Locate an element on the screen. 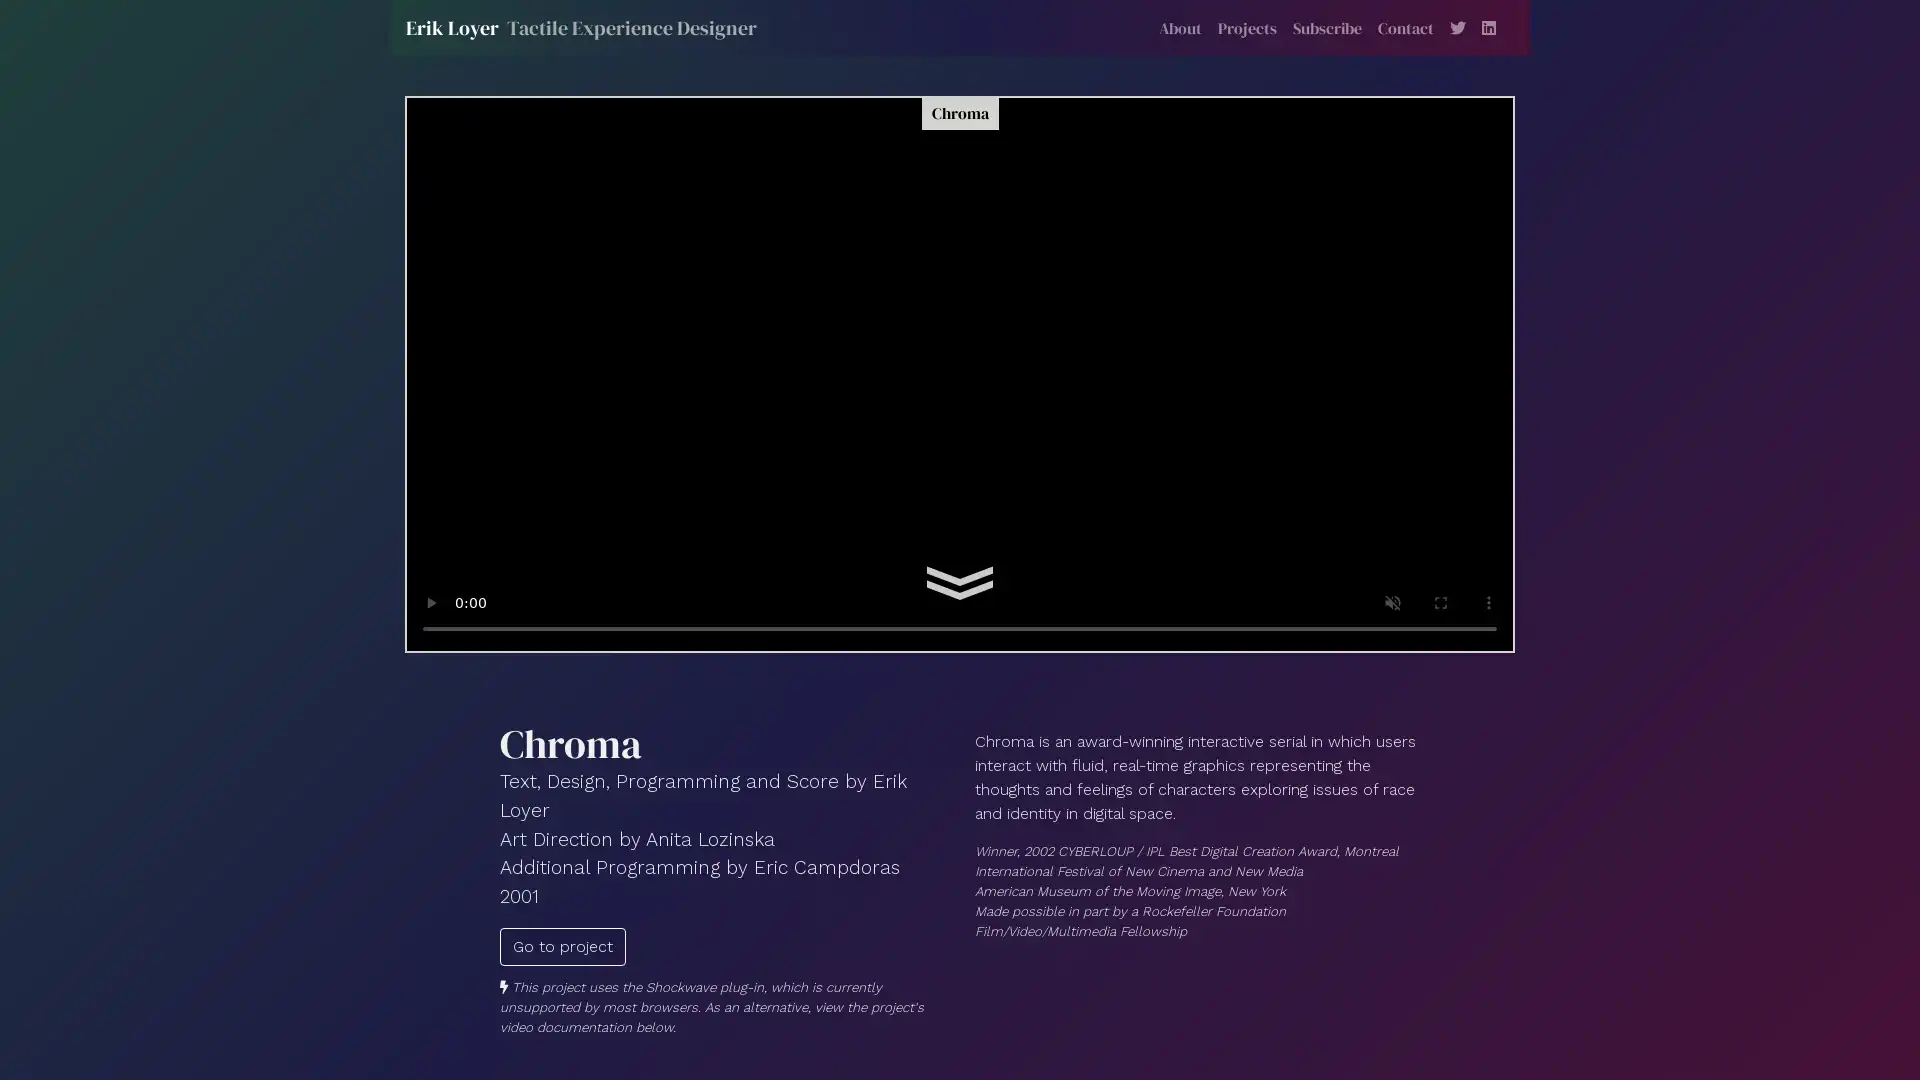  enter full screen is located at coordinates (1440, 601).